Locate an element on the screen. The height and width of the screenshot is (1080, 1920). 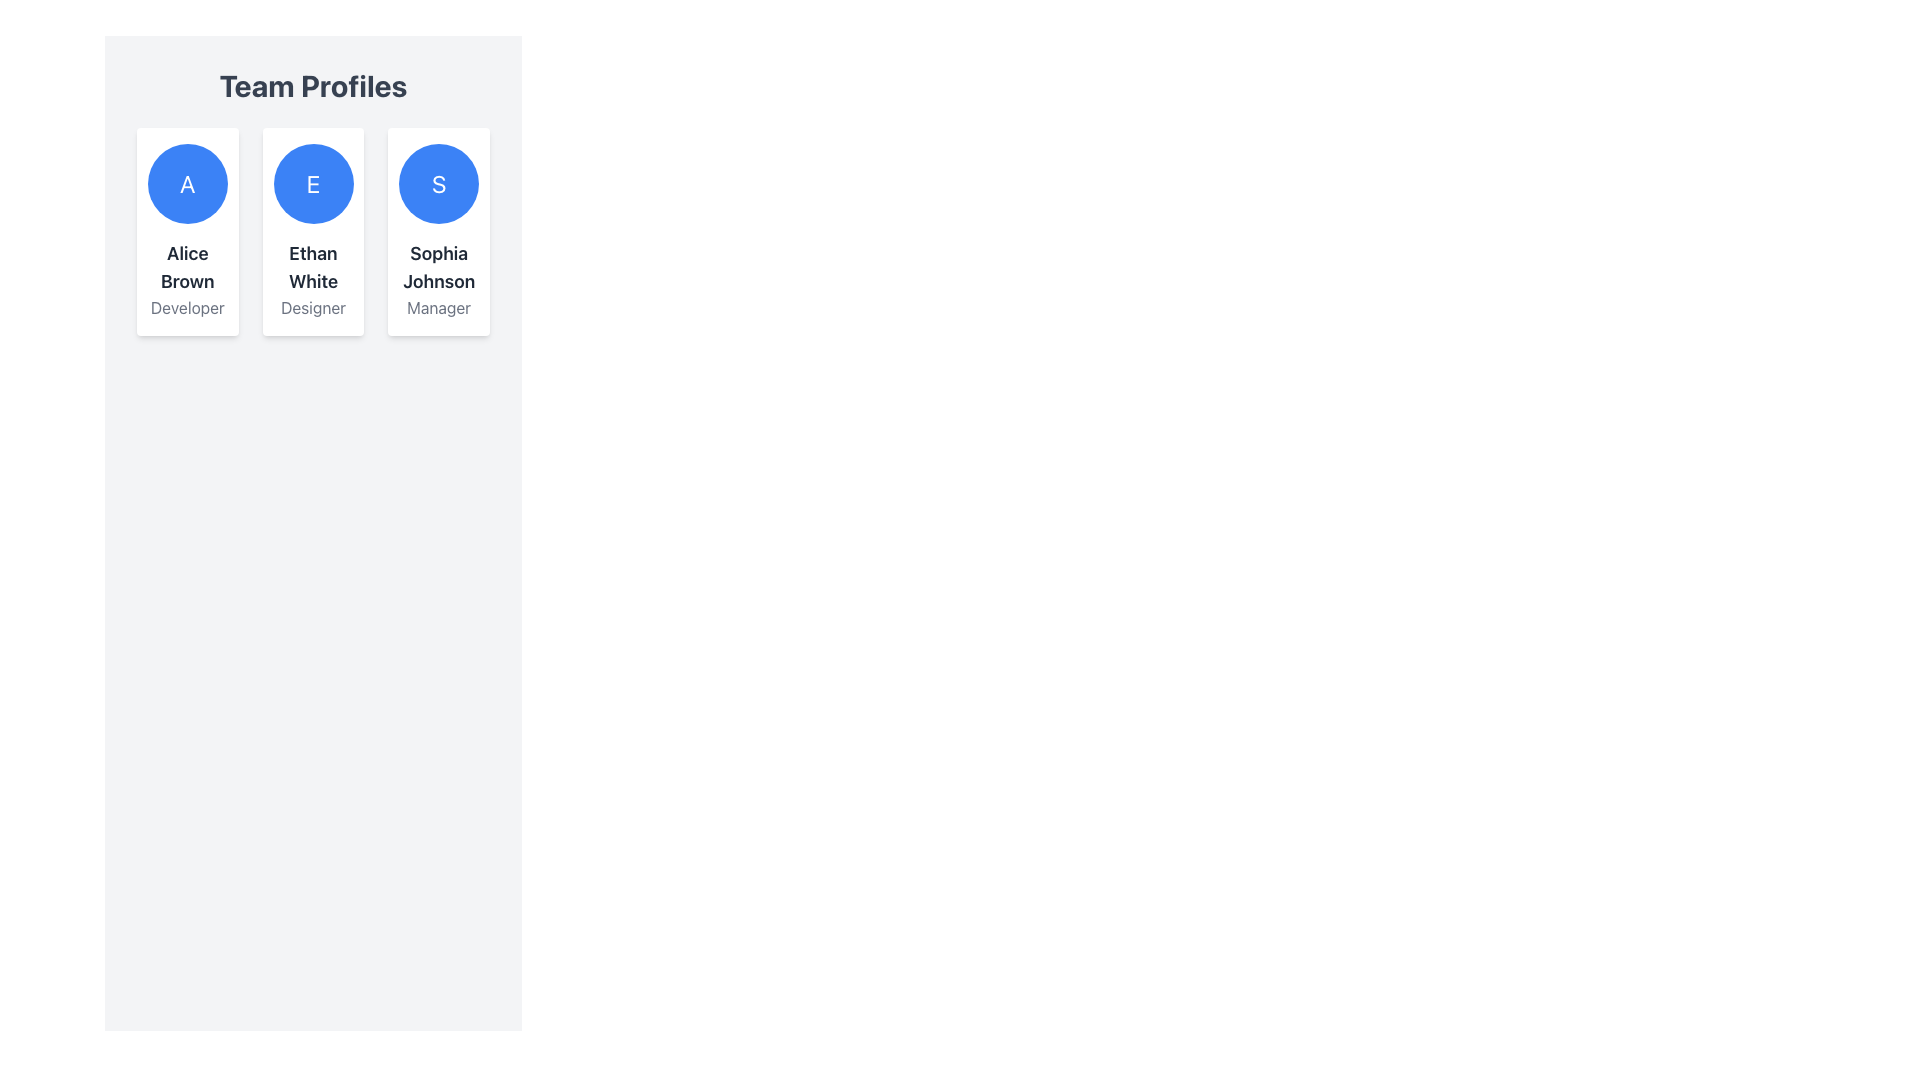
the Text Label indicating the professional designation of Alice Brown in the first profile card is located at coordinates (187, 308).